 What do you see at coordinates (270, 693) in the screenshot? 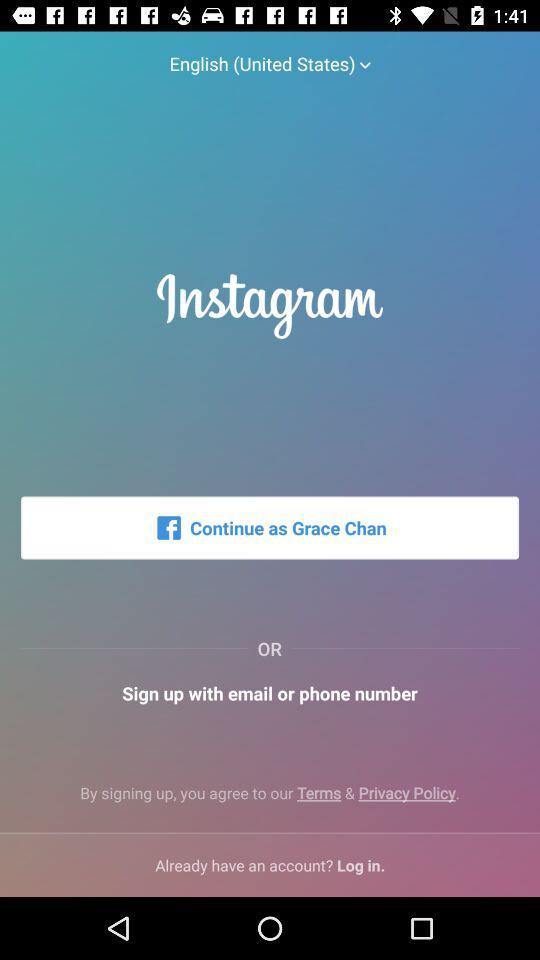
I see `sign up with icon` at bounding box center [270, 693].